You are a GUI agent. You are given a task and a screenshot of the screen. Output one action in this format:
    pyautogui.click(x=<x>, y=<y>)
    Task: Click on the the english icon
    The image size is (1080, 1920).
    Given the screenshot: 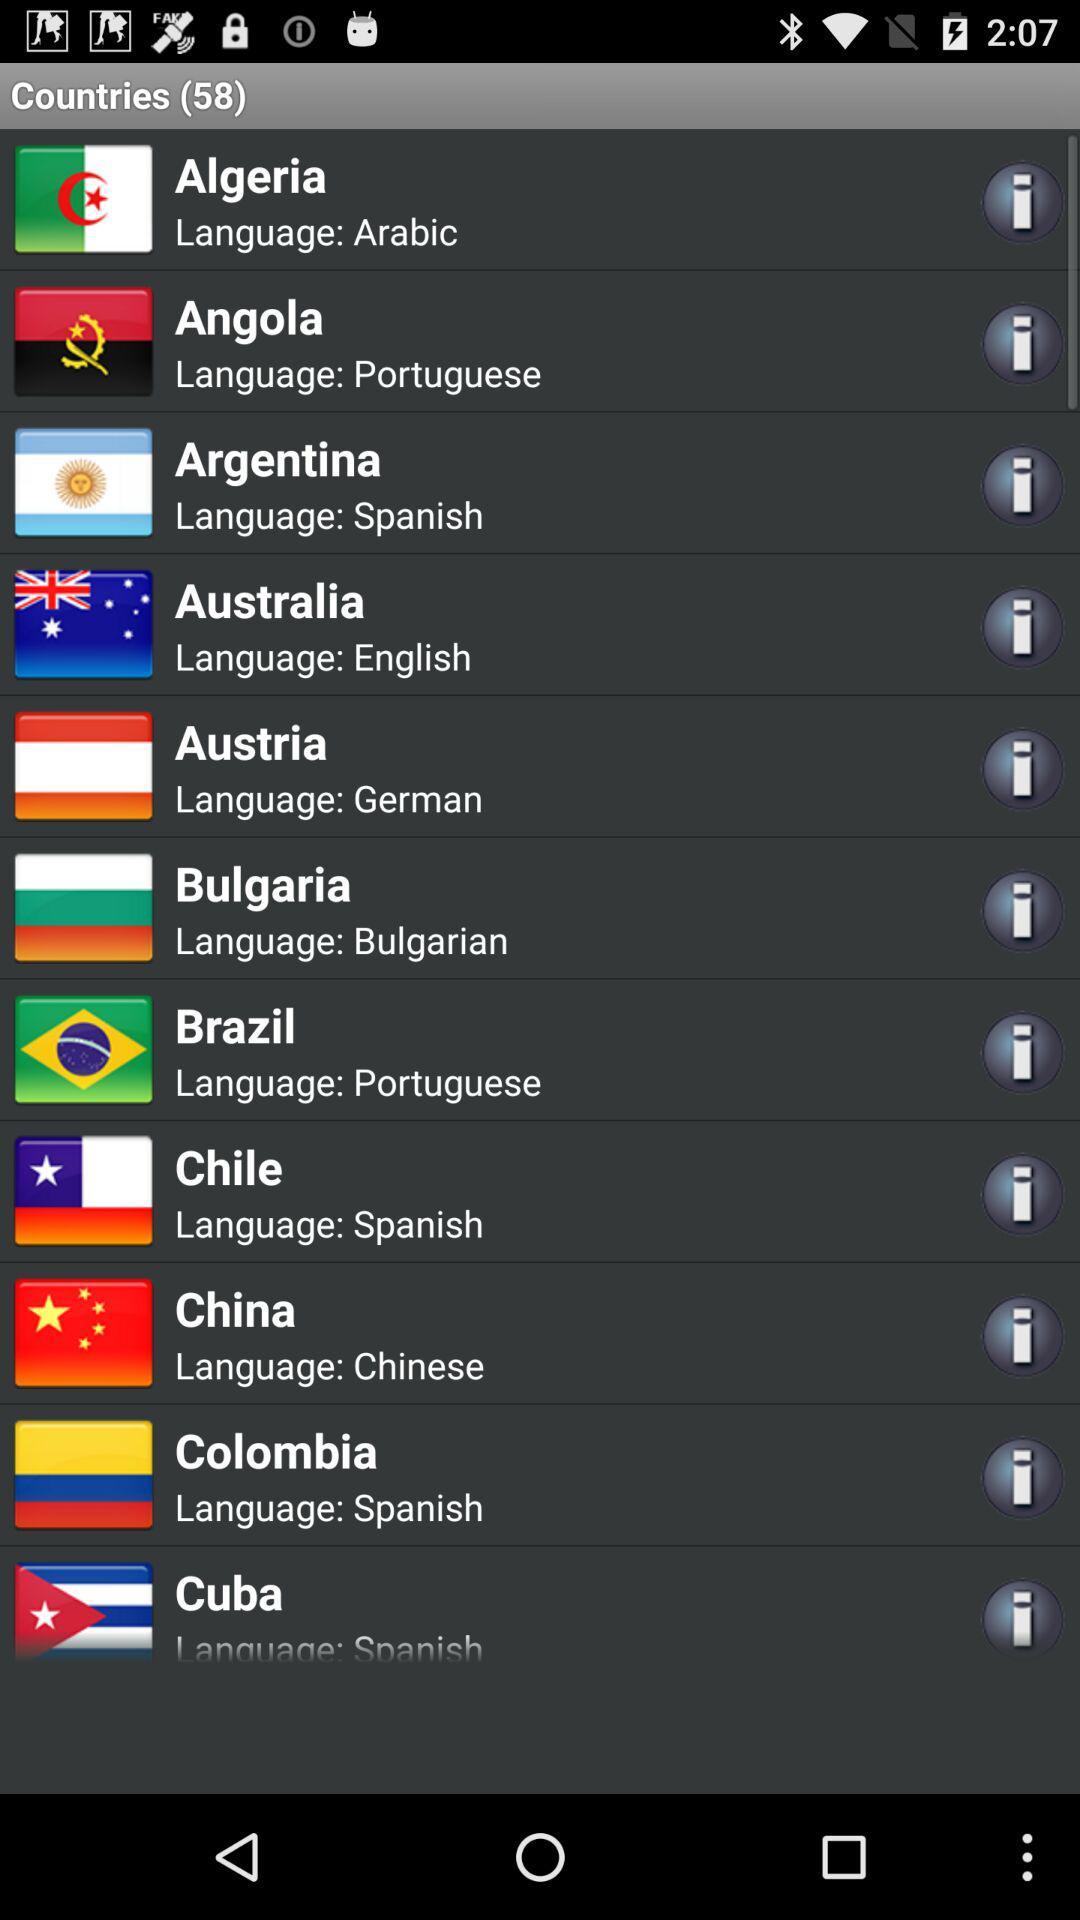 What is the action you would take?
    pyautogui.click(x=411, y=656)
    